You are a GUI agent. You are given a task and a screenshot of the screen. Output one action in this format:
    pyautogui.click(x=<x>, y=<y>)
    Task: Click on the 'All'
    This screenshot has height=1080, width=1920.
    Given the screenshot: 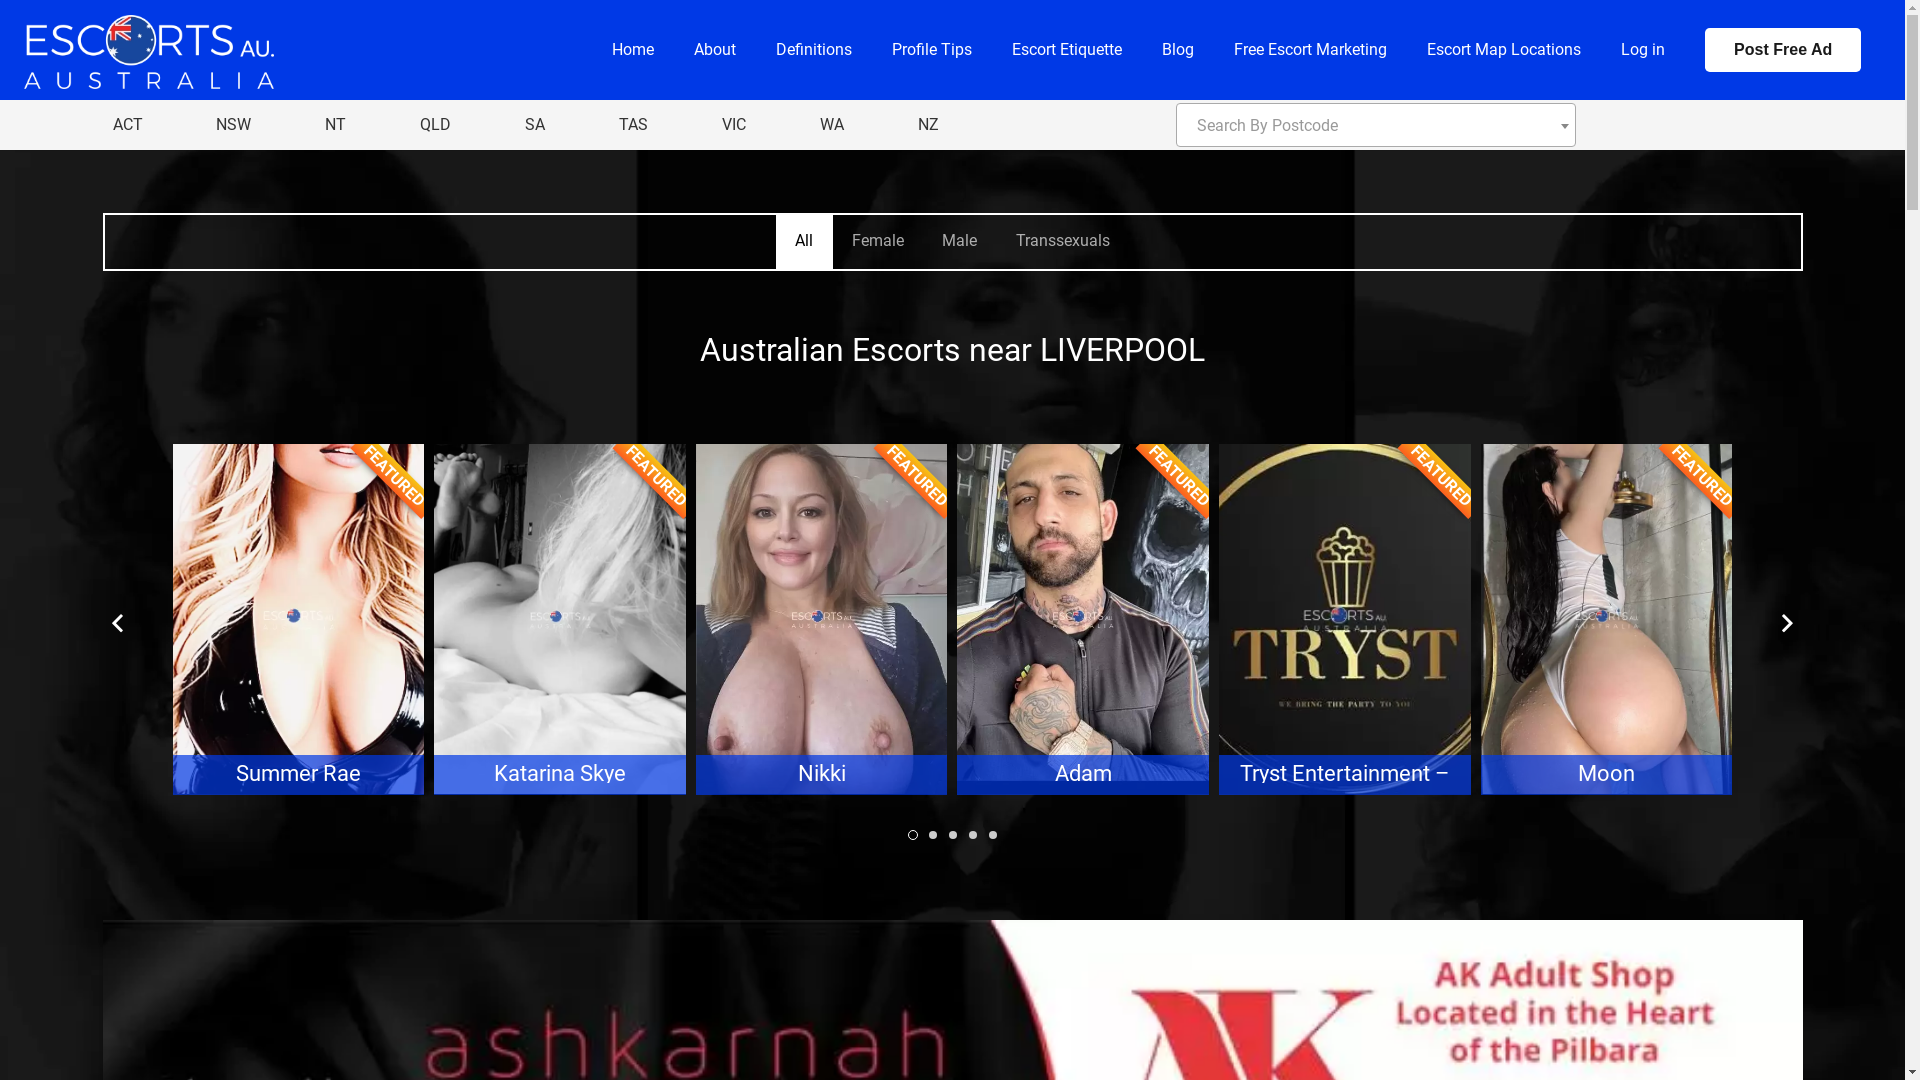 What is the action you would take?
    pyautogui.click(x=775, y=241)
    